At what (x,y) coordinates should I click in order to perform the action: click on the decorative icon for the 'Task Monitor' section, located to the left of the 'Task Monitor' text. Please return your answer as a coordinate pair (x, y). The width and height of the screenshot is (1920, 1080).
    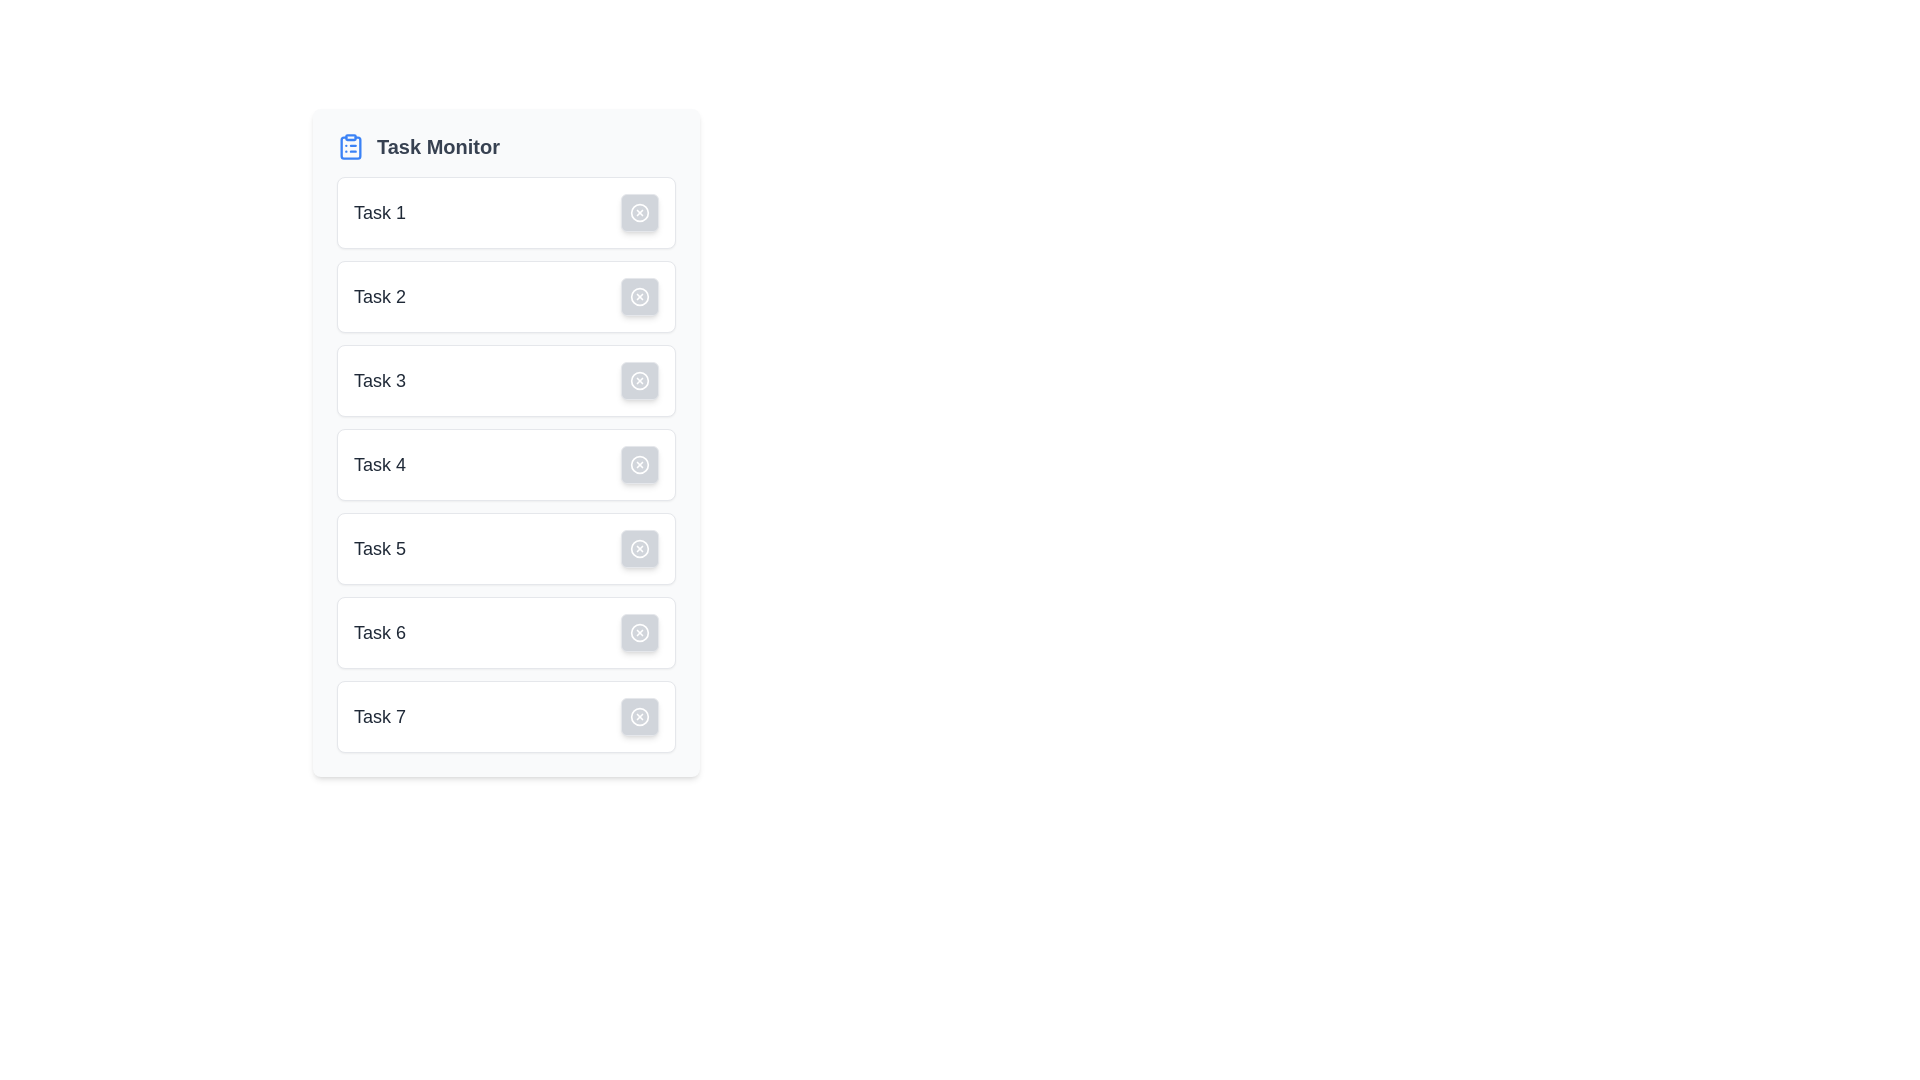
    Looking at the image, I should click on (350, 145).